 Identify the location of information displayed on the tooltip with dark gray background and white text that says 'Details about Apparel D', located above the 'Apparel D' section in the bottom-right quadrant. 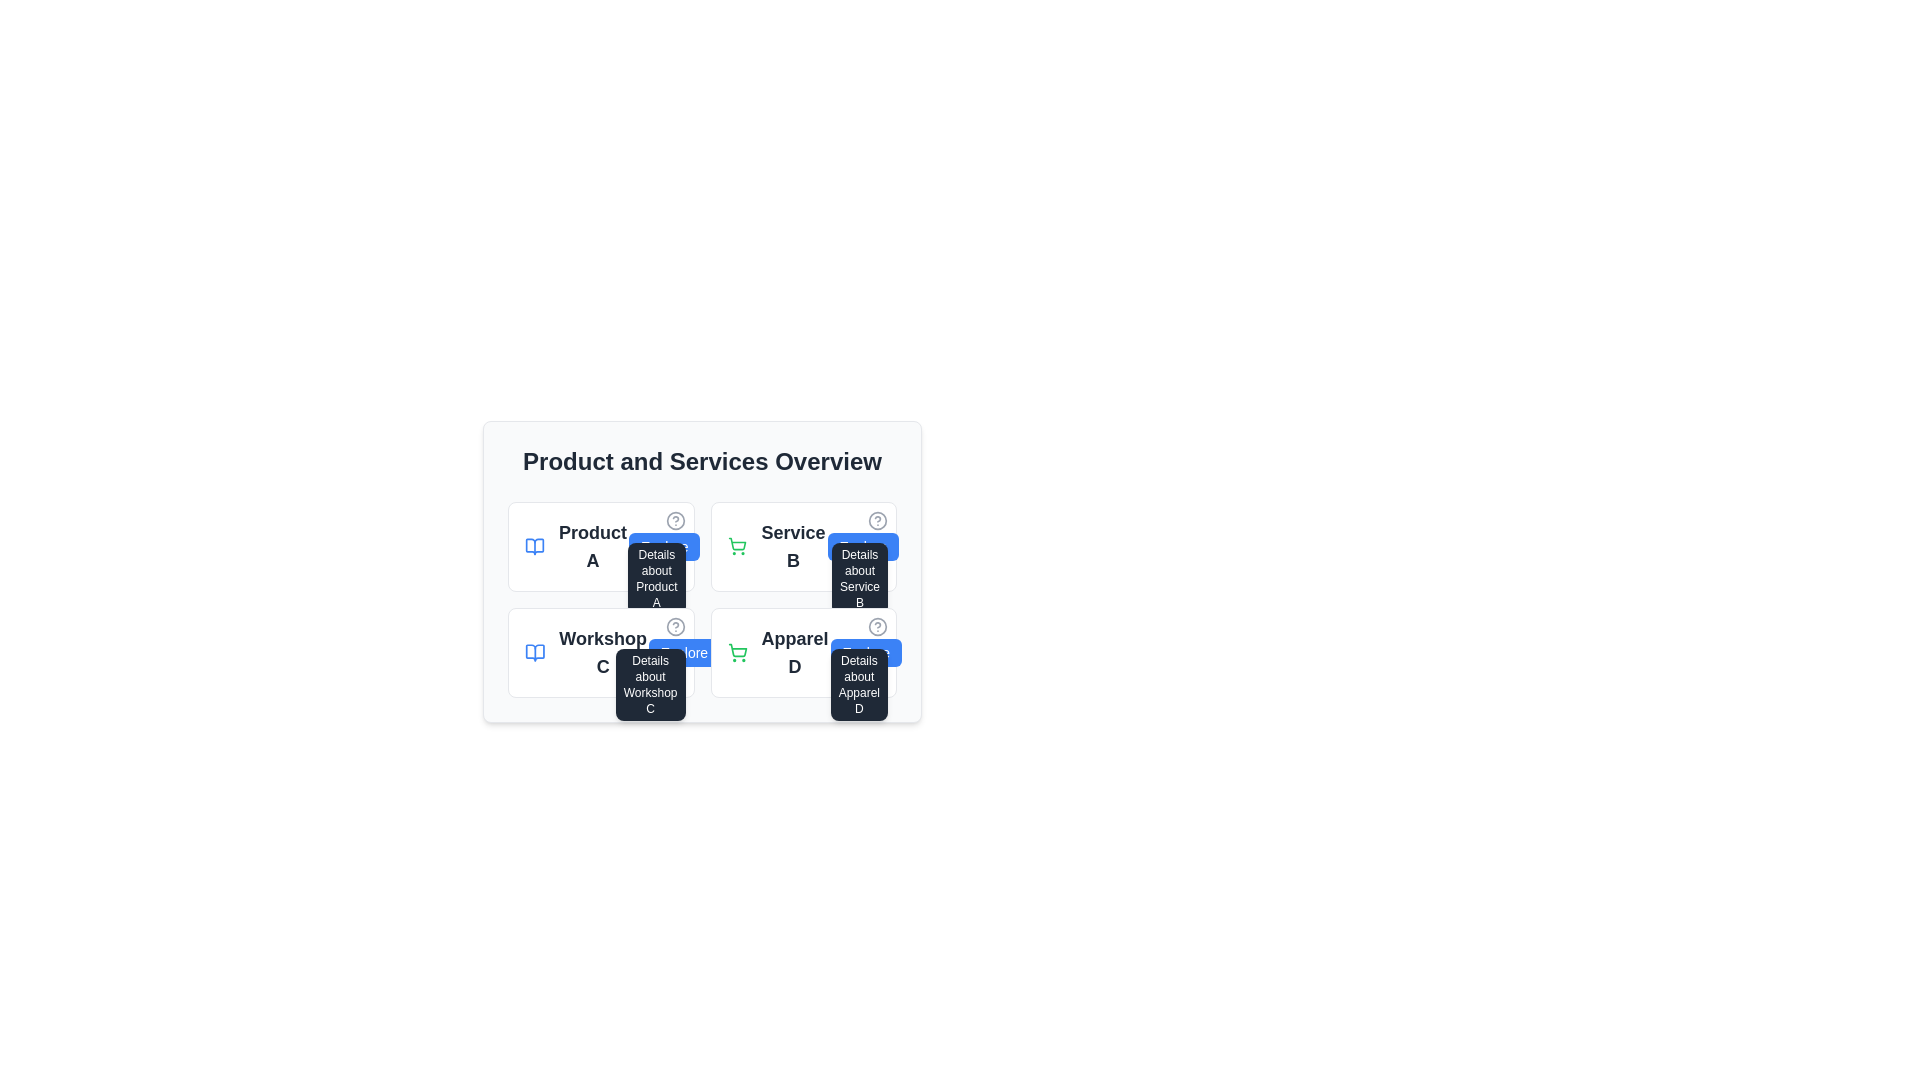
(859, 684).